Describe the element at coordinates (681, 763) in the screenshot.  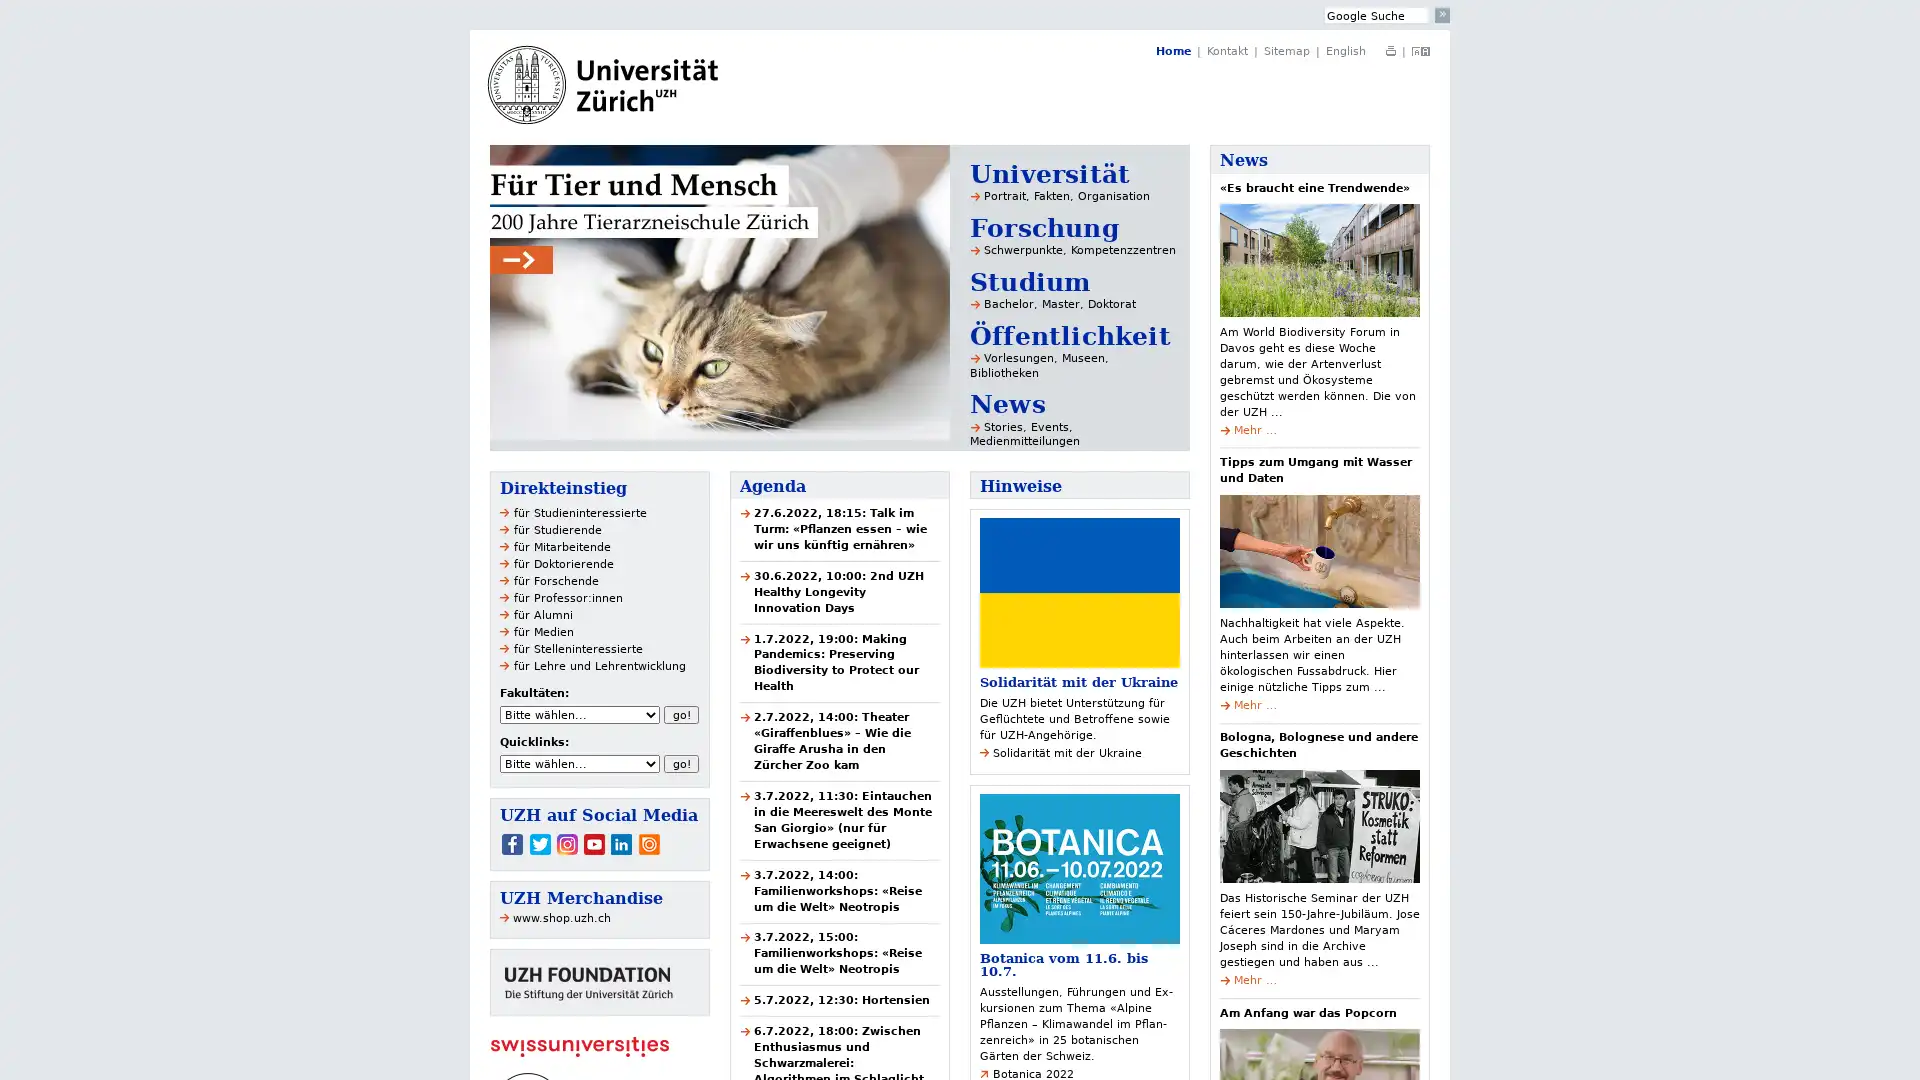
I see `go!` at that location.